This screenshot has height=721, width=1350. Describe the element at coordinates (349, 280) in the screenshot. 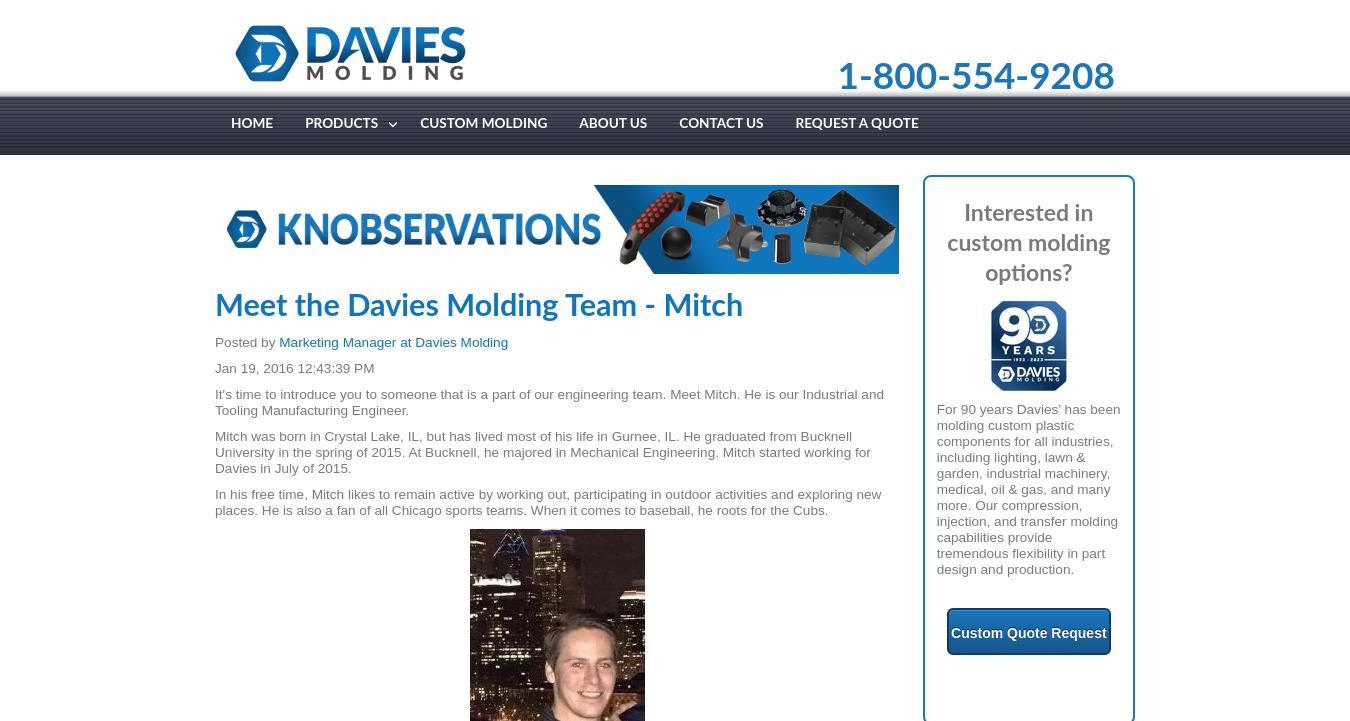

I see `'Cable Glands'` at that location.